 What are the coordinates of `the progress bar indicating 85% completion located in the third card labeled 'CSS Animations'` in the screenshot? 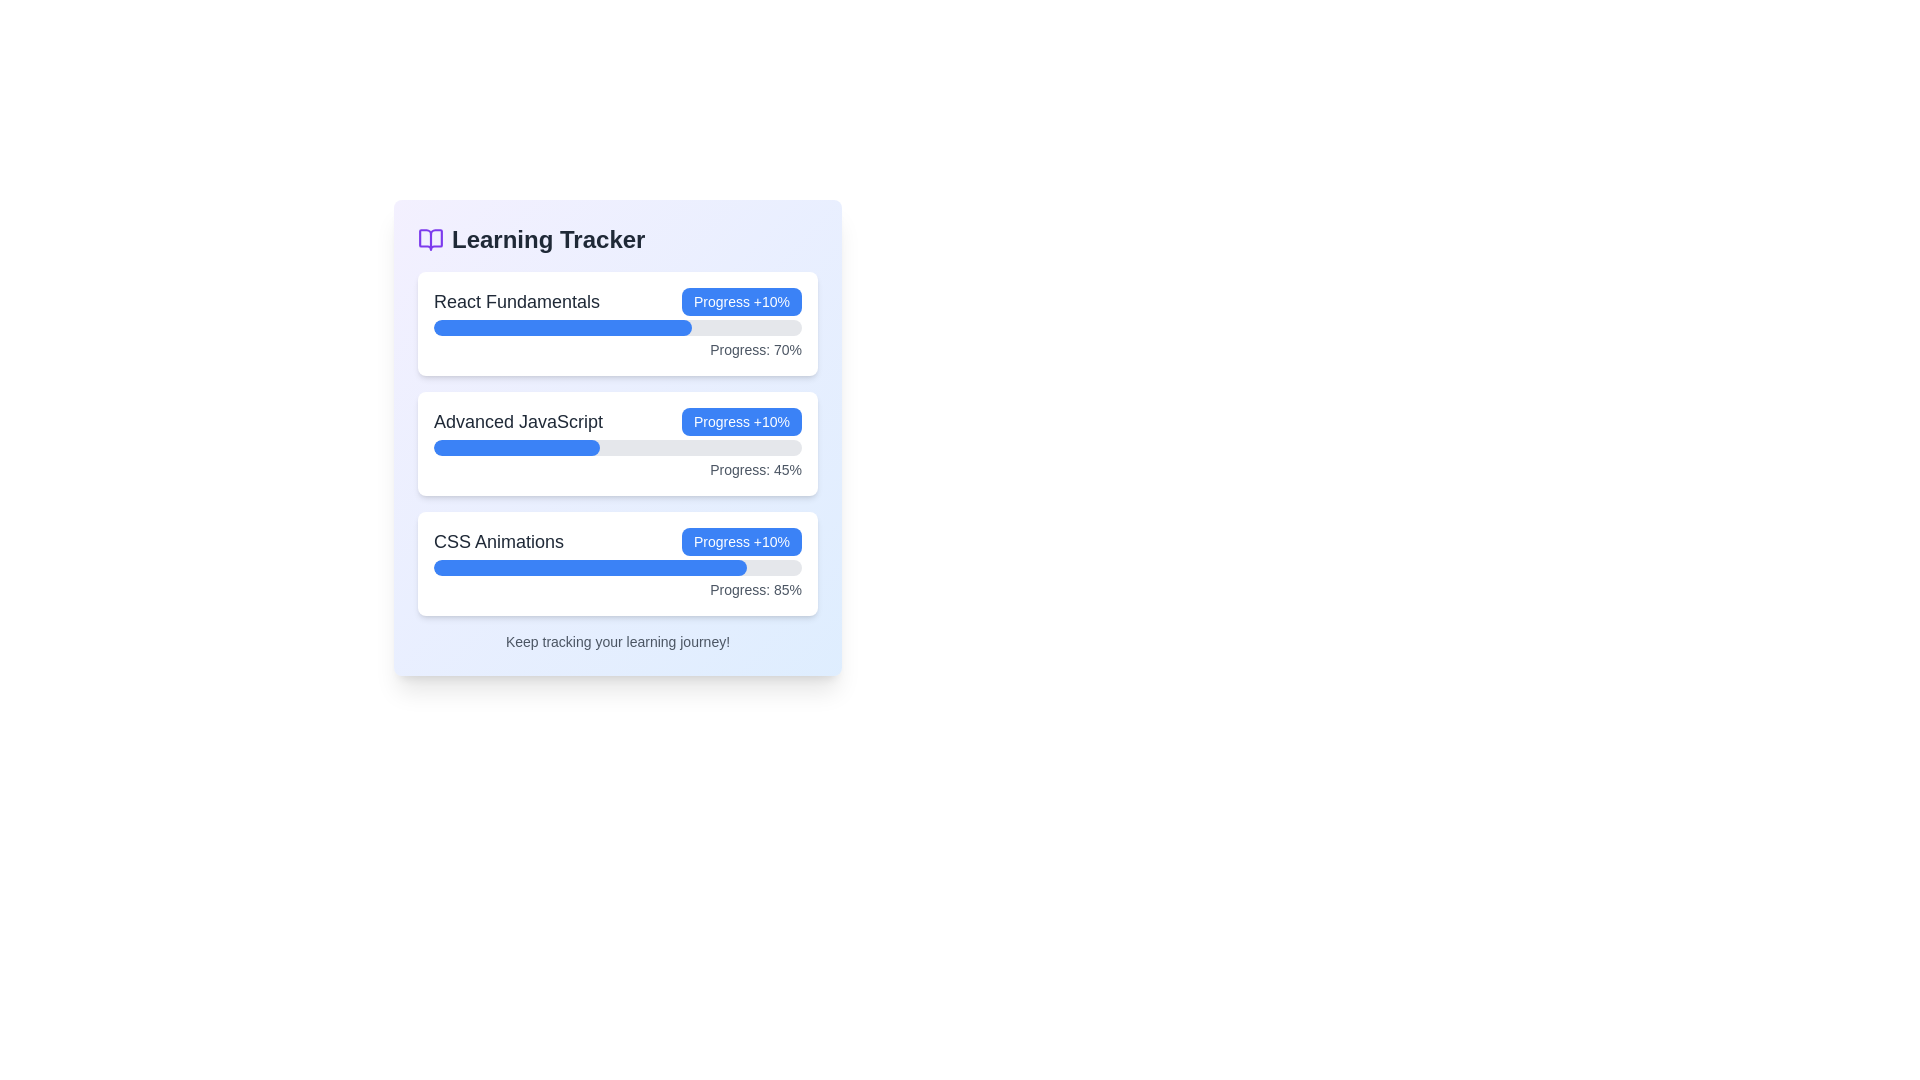 It's located at (617, 567).